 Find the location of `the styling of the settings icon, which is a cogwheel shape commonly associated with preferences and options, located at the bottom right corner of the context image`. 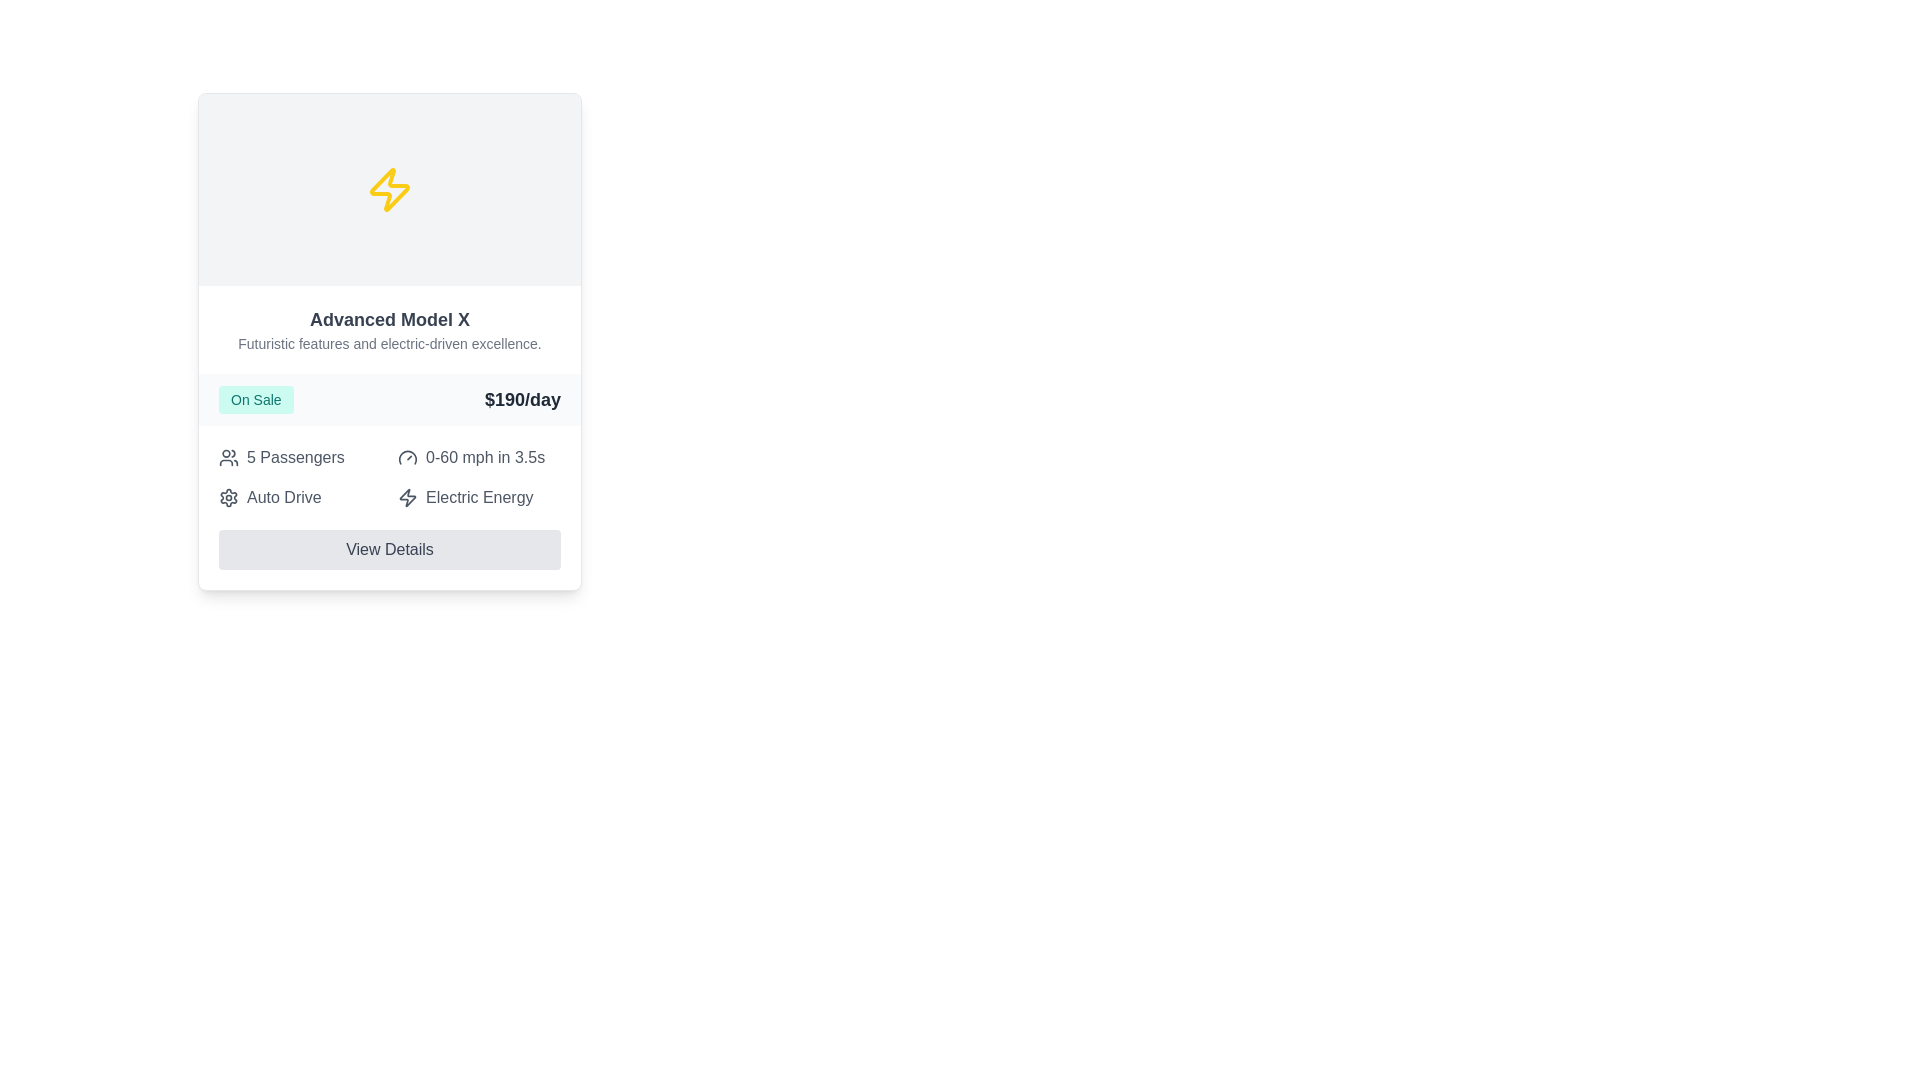

the styling of the settings icon, which is a cogwheel shape commonly associated with preferences and options, located at the bottom right corner of the context image is located at coordinates (229, 496).